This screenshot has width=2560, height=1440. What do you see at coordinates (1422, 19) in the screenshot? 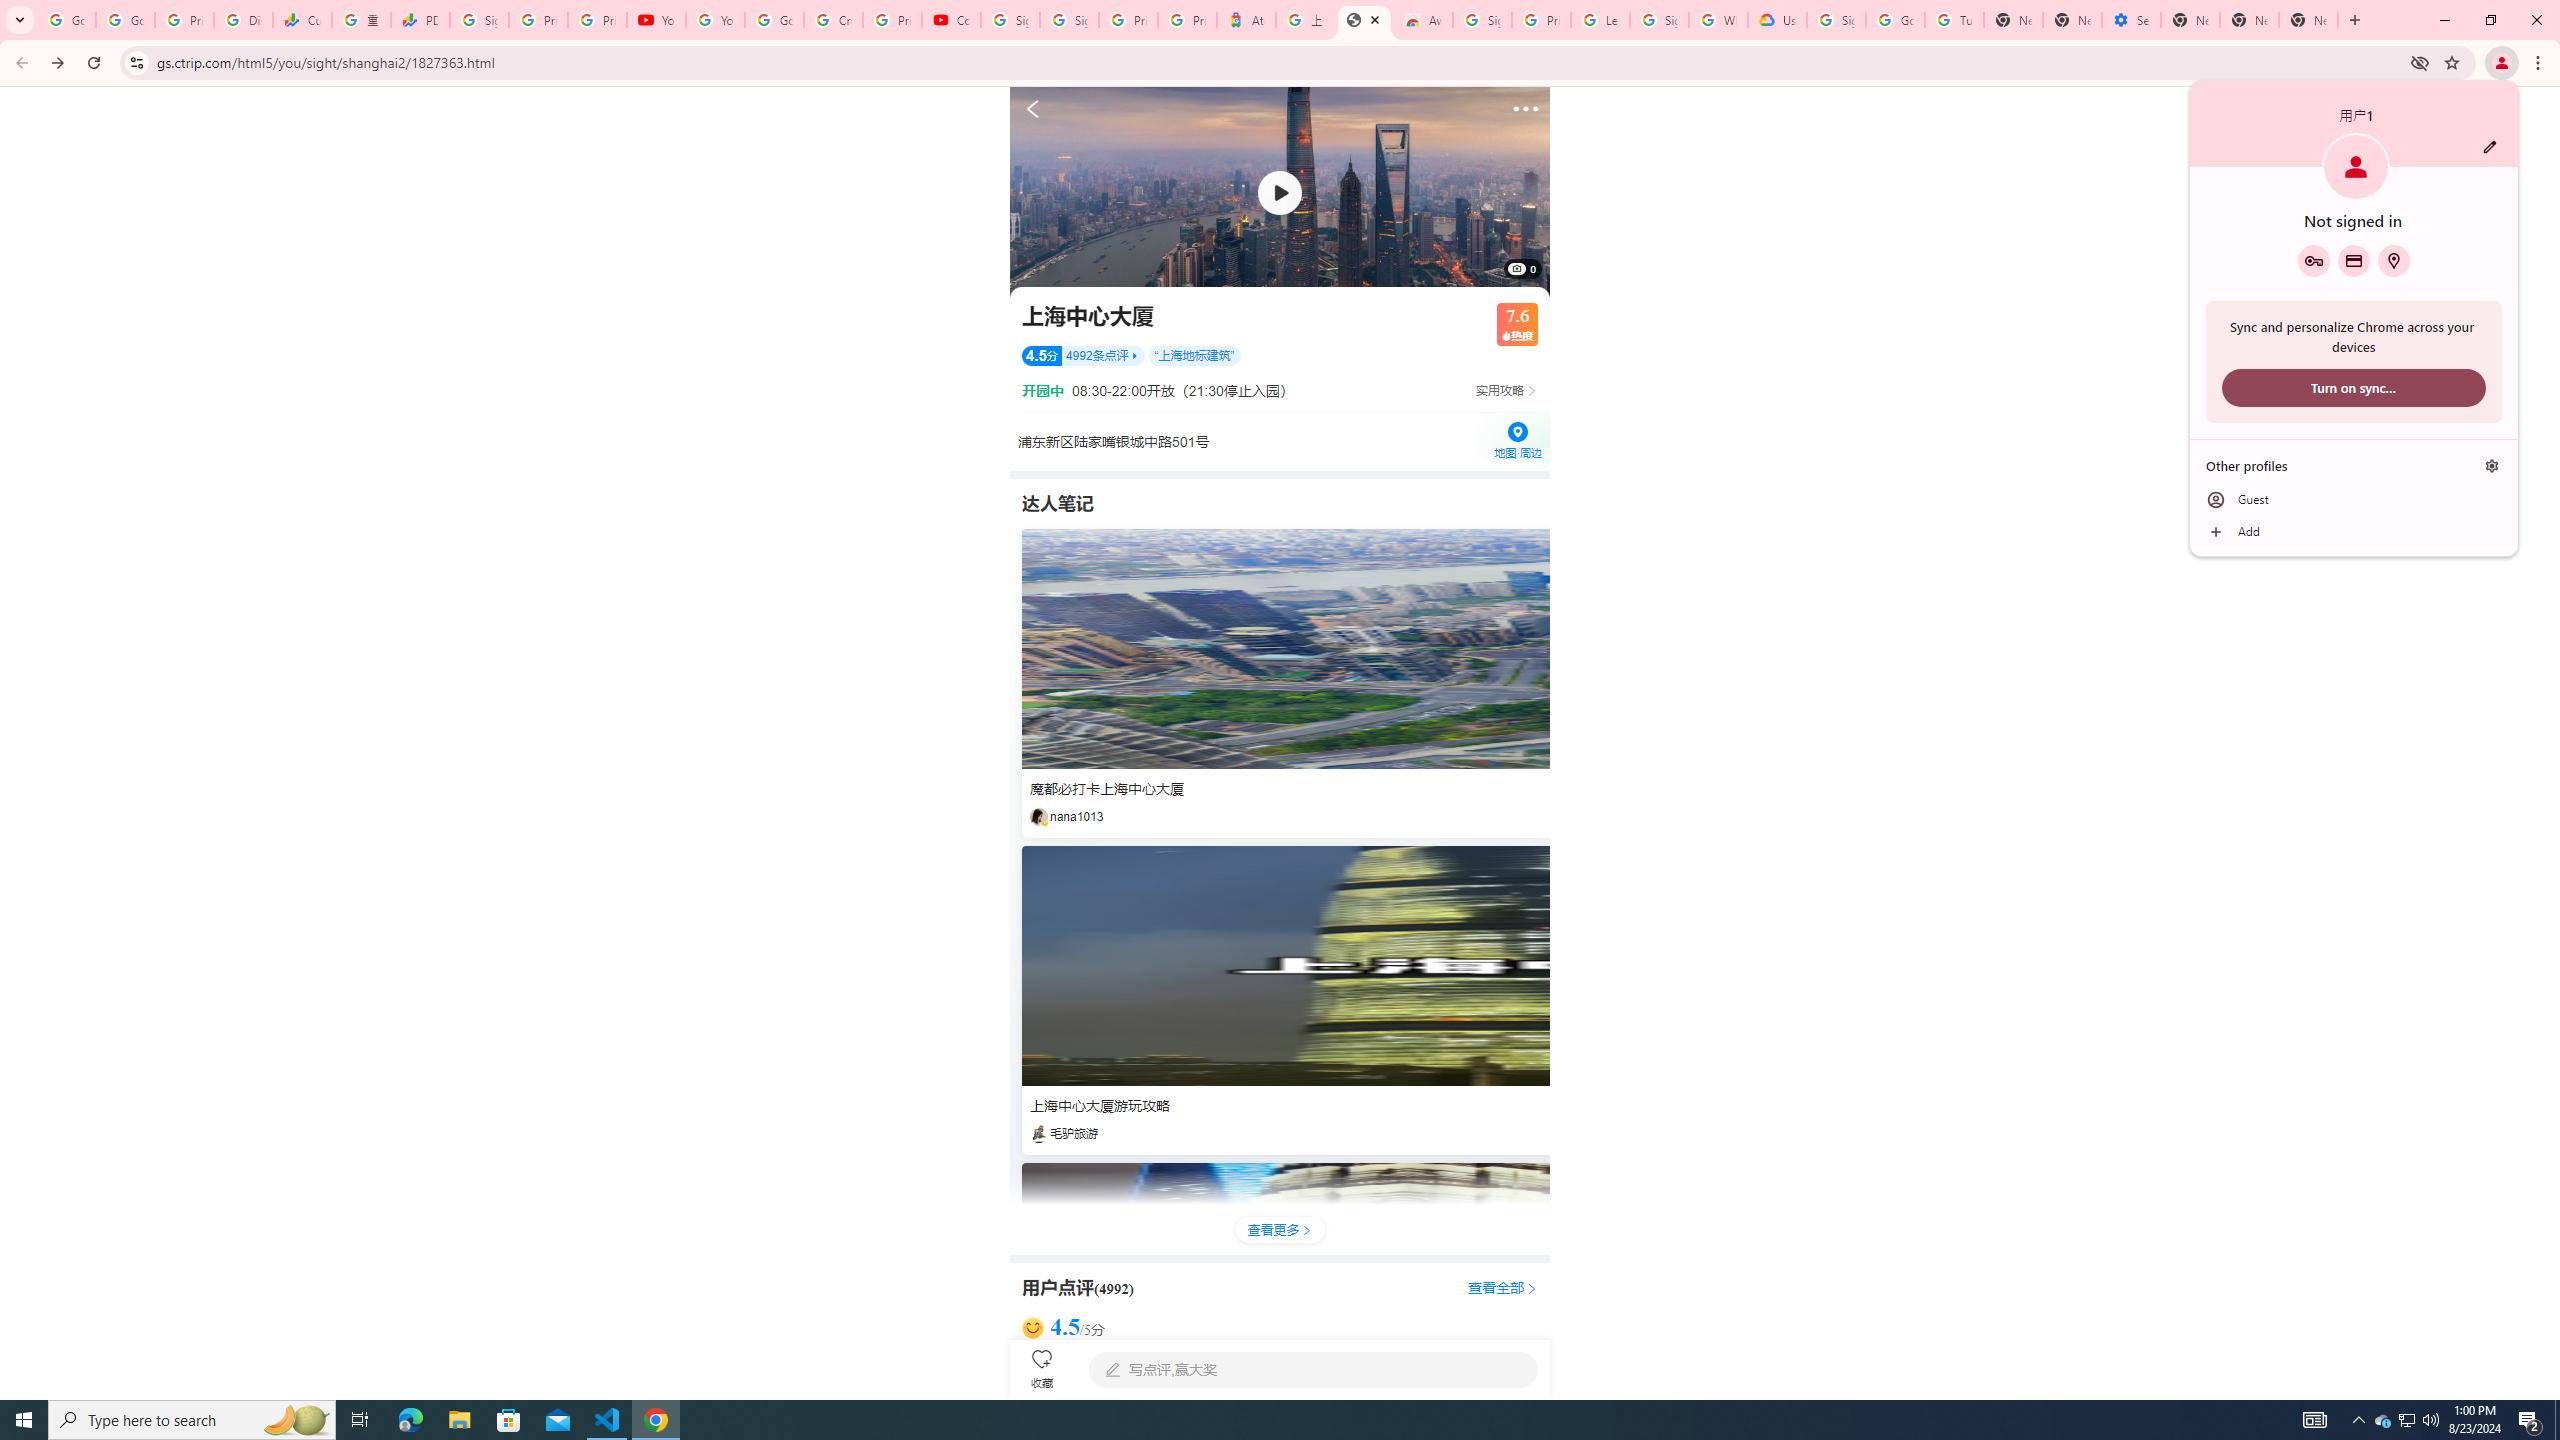
I see `'Awesome Screen Recorder & Screenshot - Chrome Web Store'` at bounding box center [1422, 19].